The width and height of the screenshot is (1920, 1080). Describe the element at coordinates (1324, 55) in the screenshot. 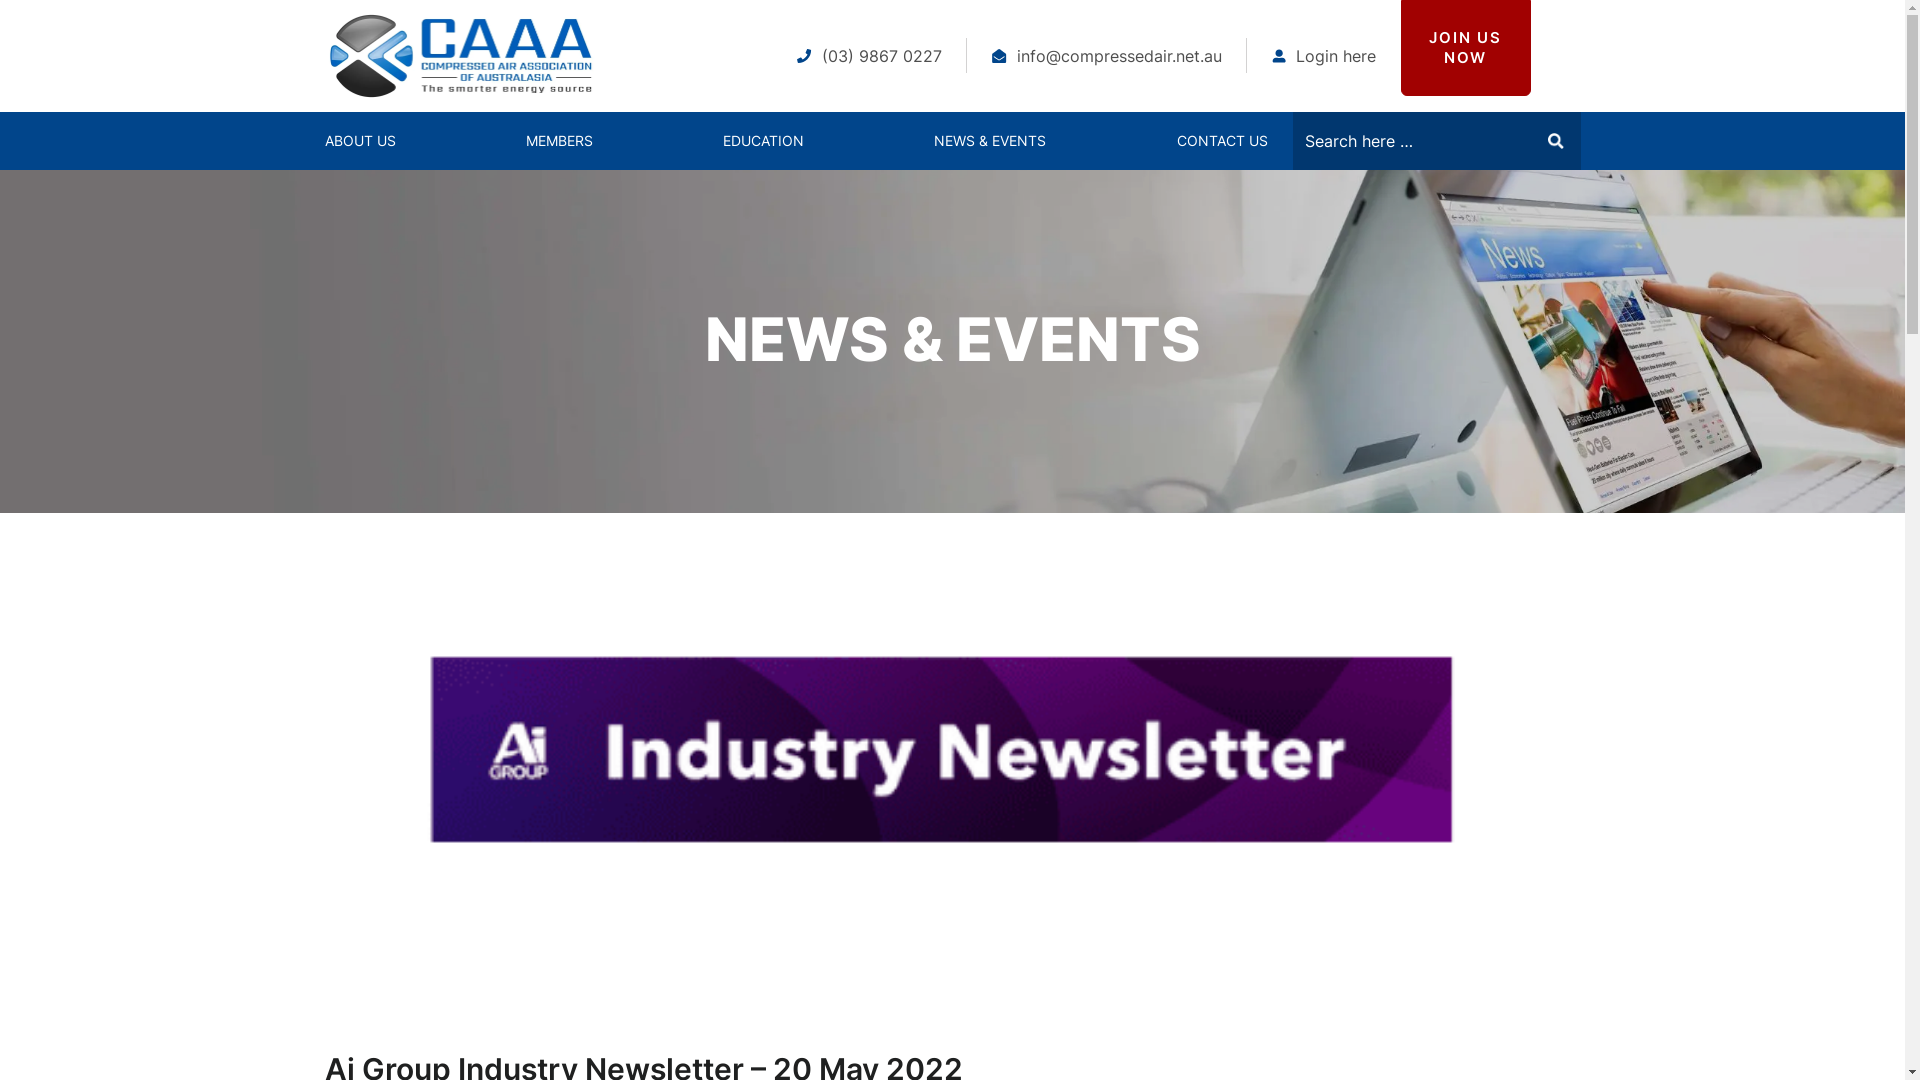

I see `'Login here'` at that location.